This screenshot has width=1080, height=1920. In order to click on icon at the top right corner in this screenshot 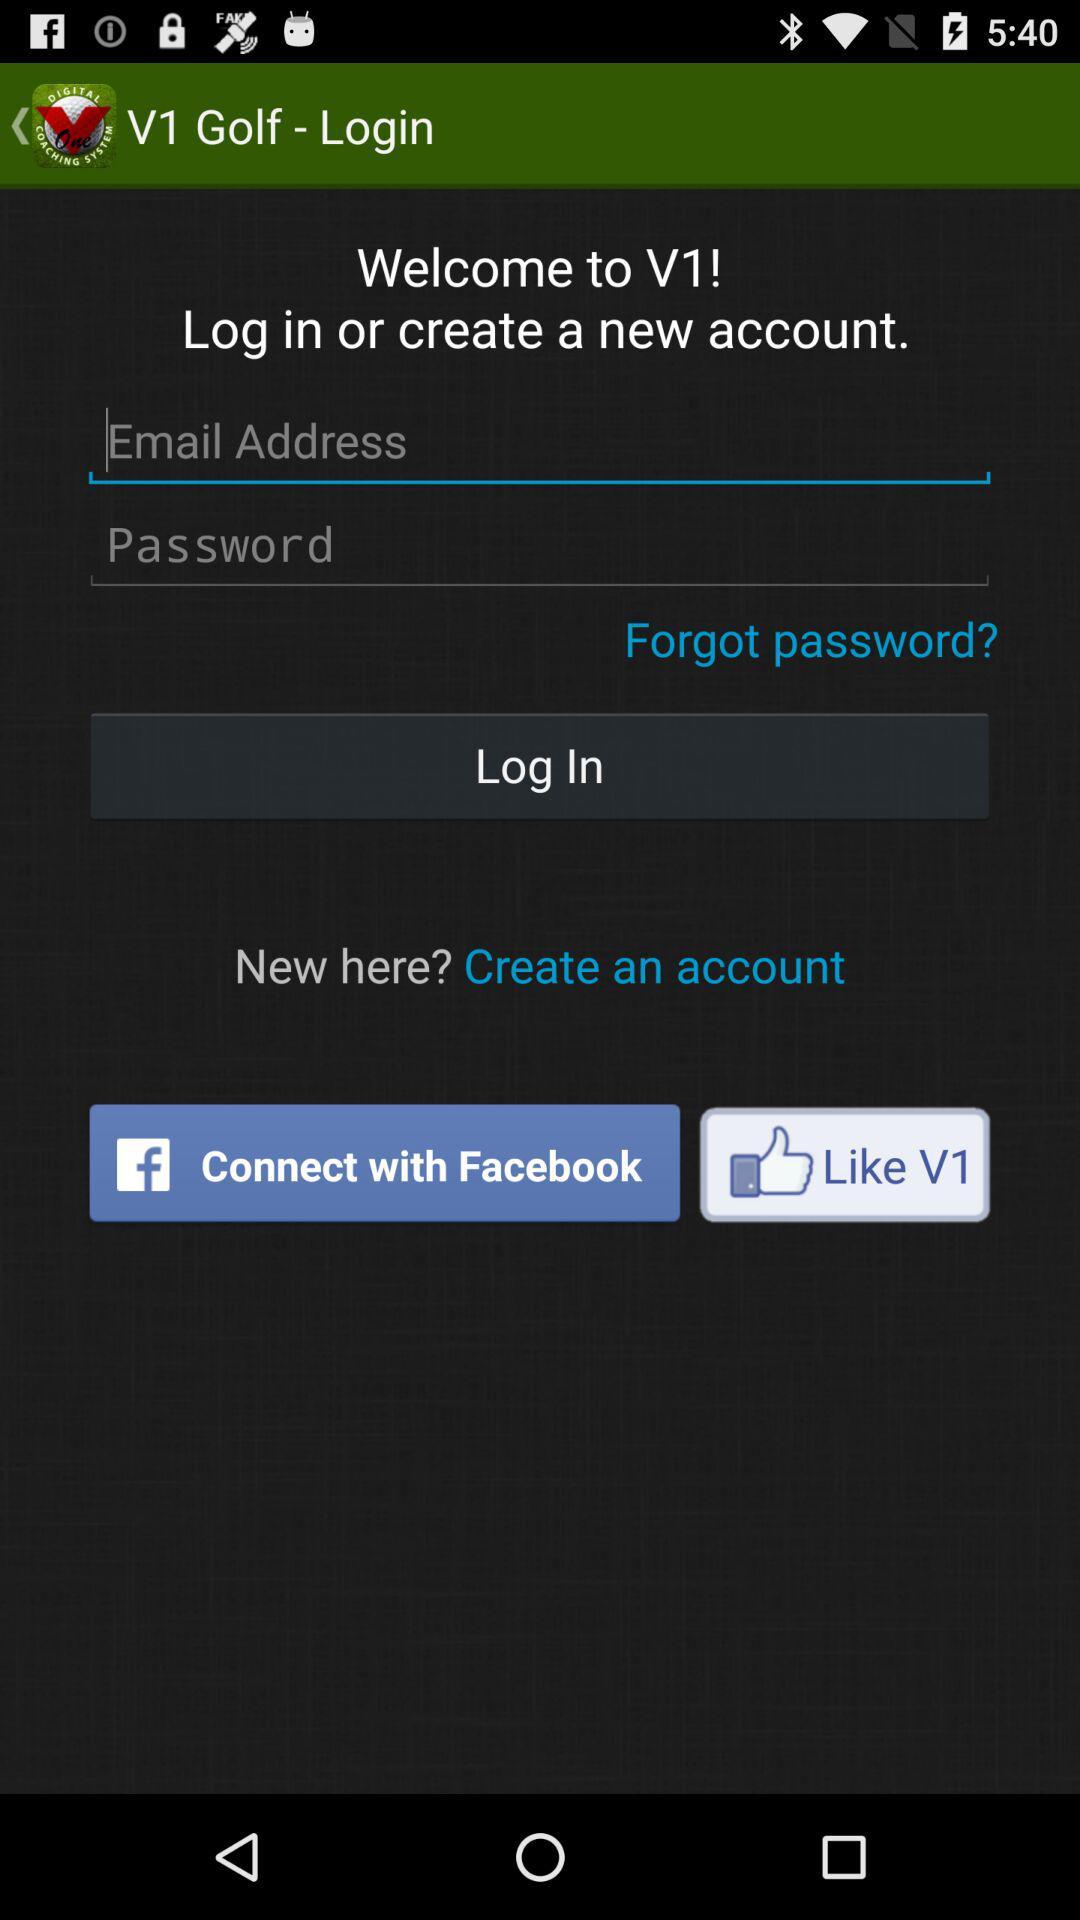, I will do `click(811, 637)`.